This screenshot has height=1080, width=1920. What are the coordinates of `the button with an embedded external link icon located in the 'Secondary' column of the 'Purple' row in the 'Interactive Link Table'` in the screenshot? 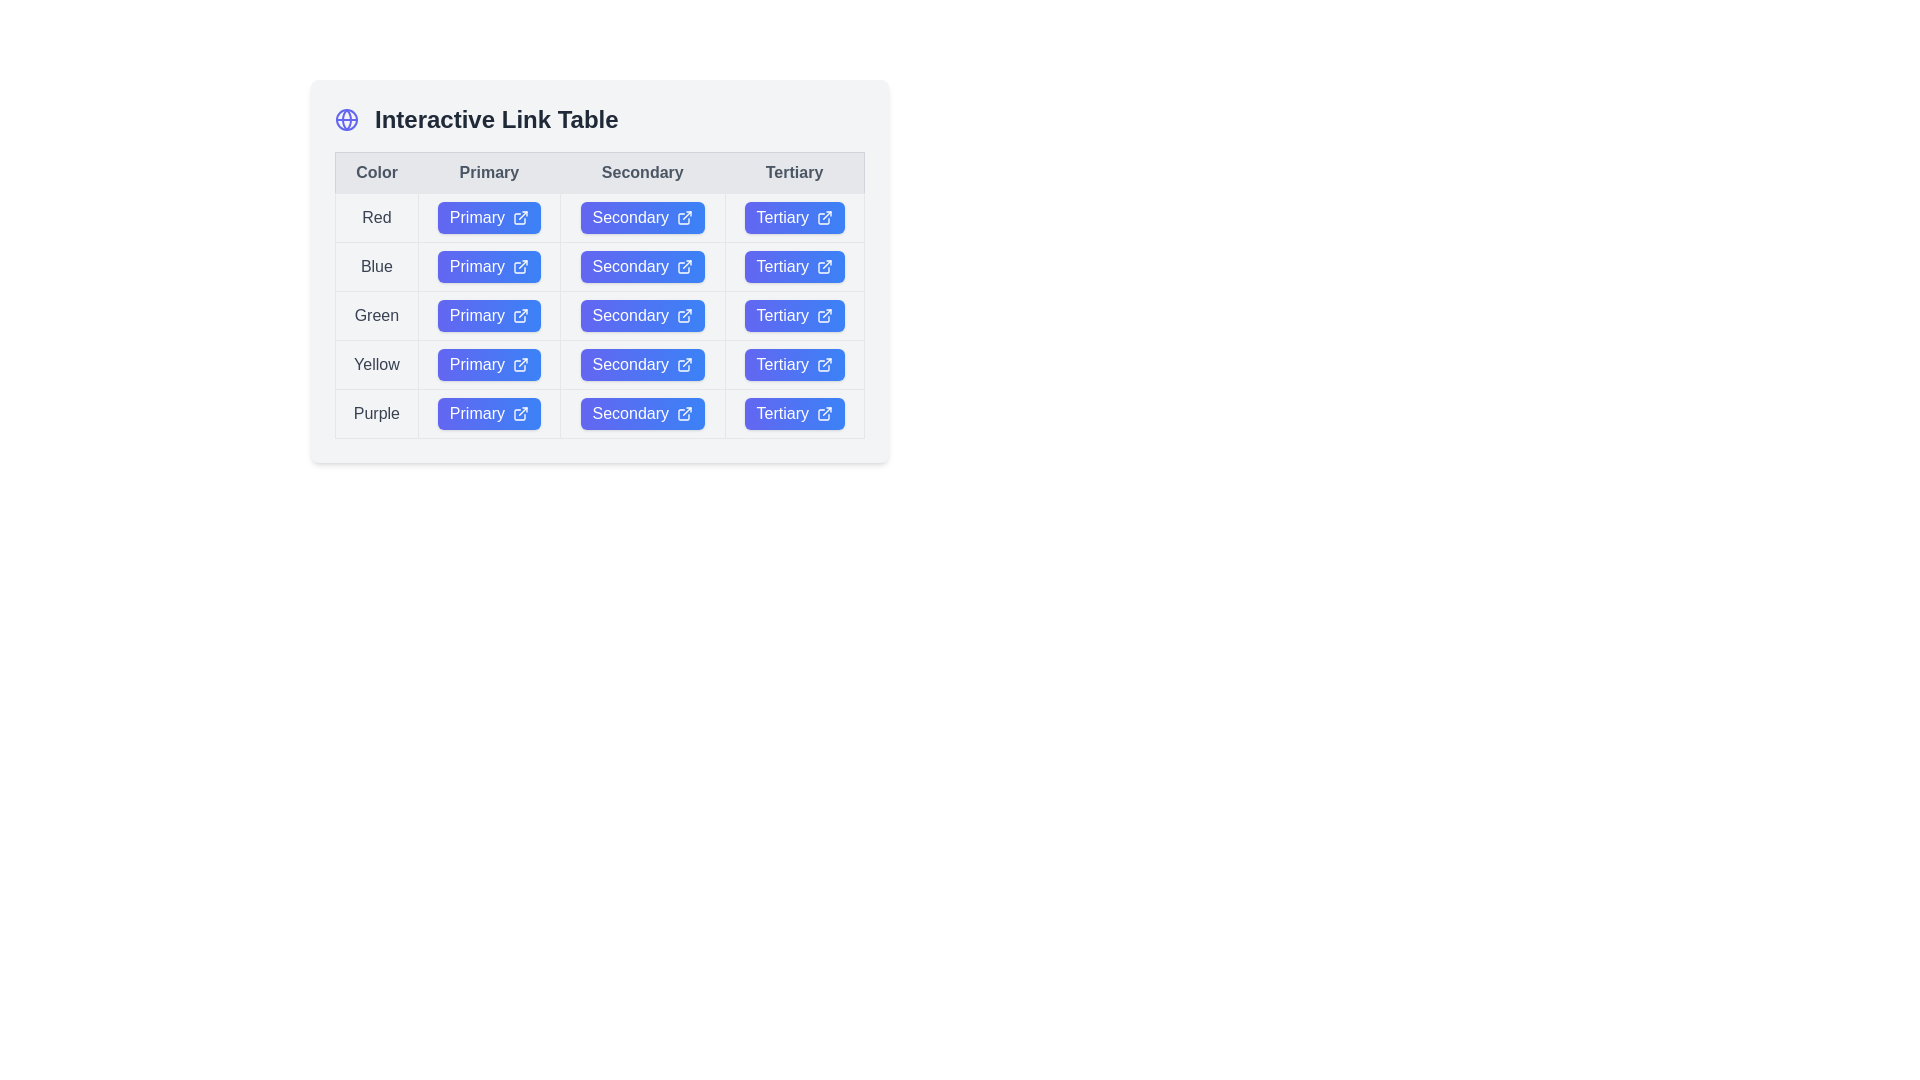 It's located at (642, 412).